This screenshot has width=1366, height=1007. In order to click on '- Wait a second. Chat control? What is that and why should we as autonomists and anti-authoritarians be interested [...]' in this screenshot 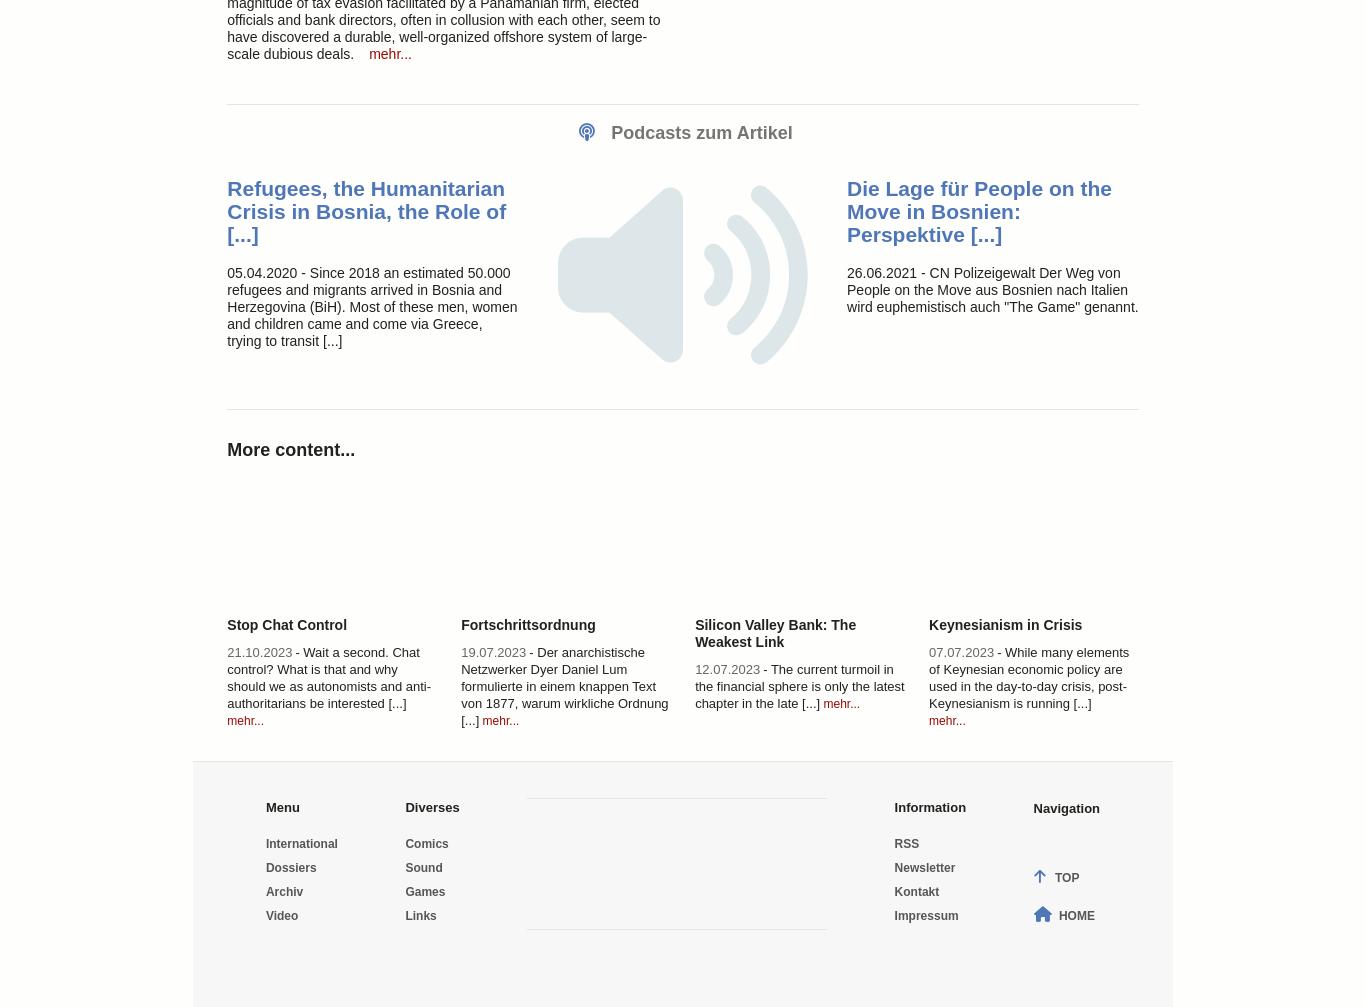, I will do `click(328, 676)`.